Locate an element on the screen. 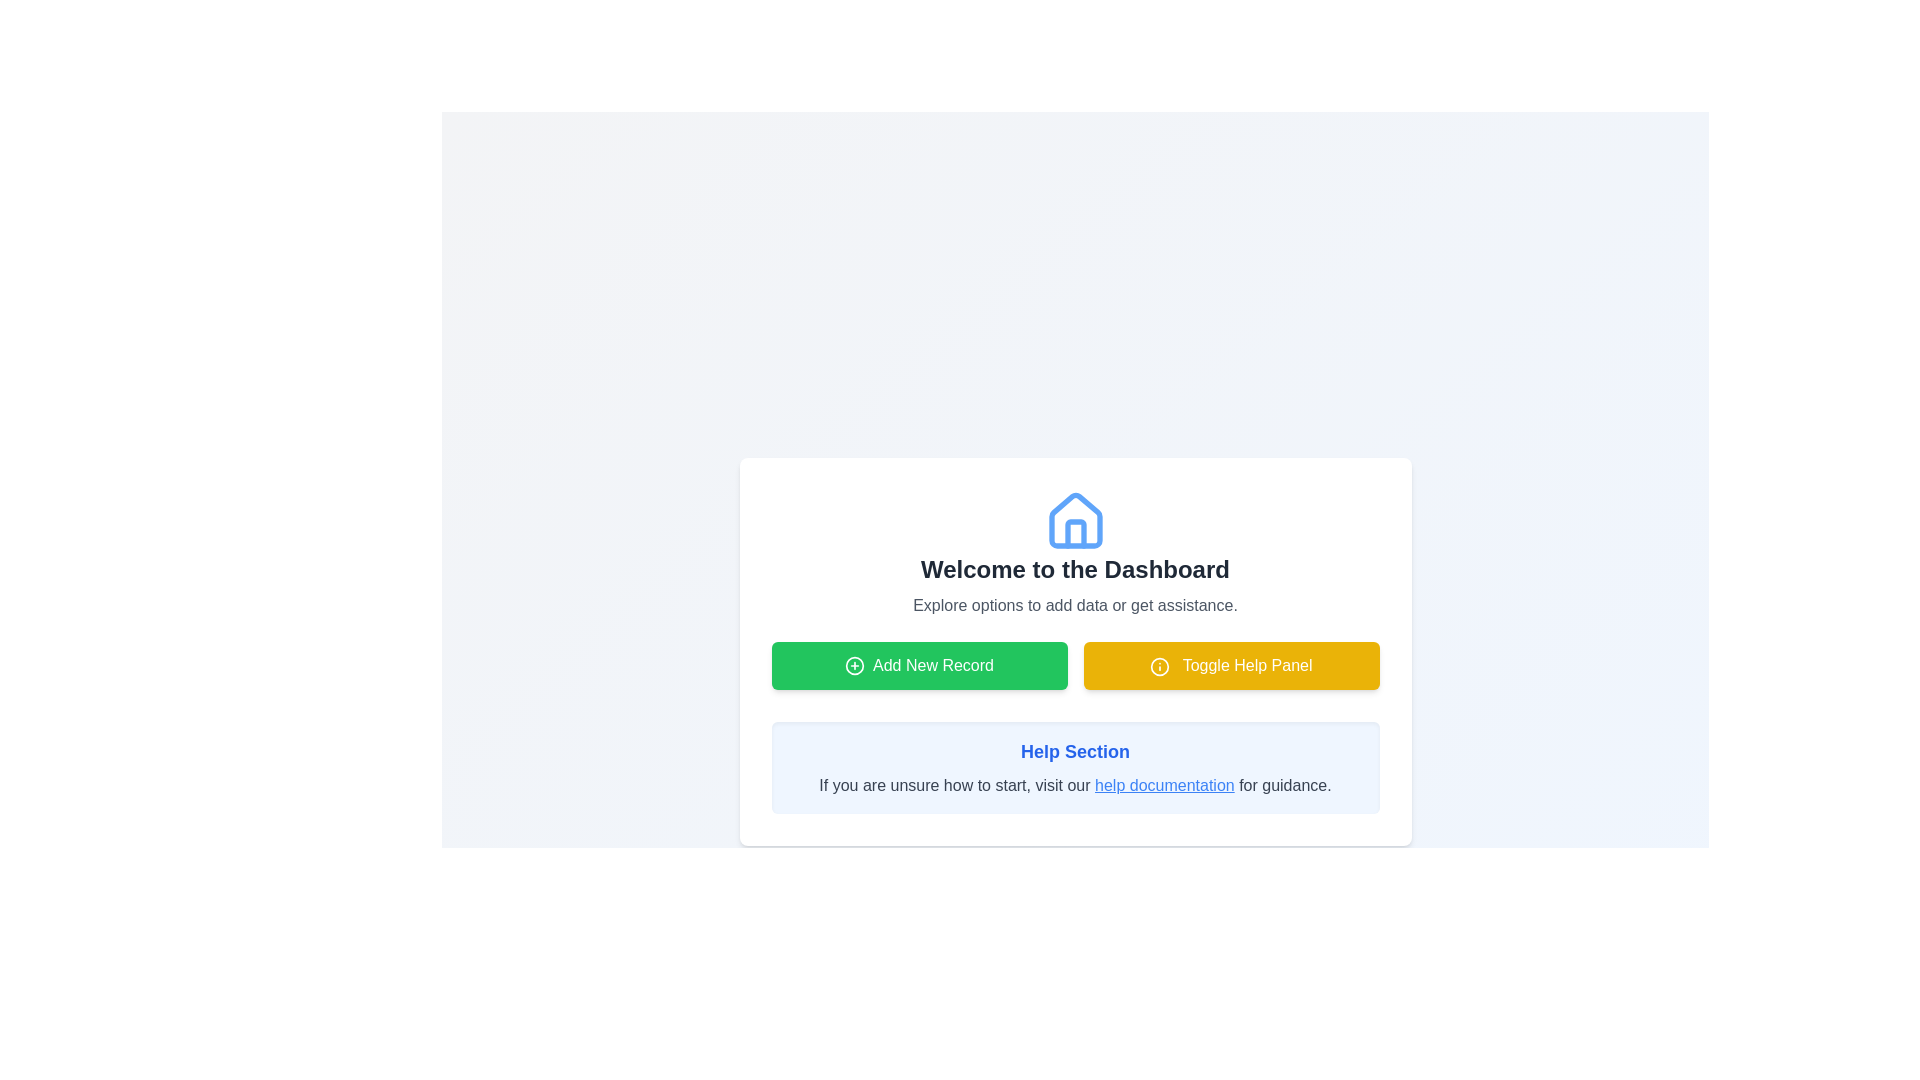  the button that toggles the visibility of the help panel, positioned to the right of the 'Add New Record' button in a two-column layout is located at coordinates (1230, 666).